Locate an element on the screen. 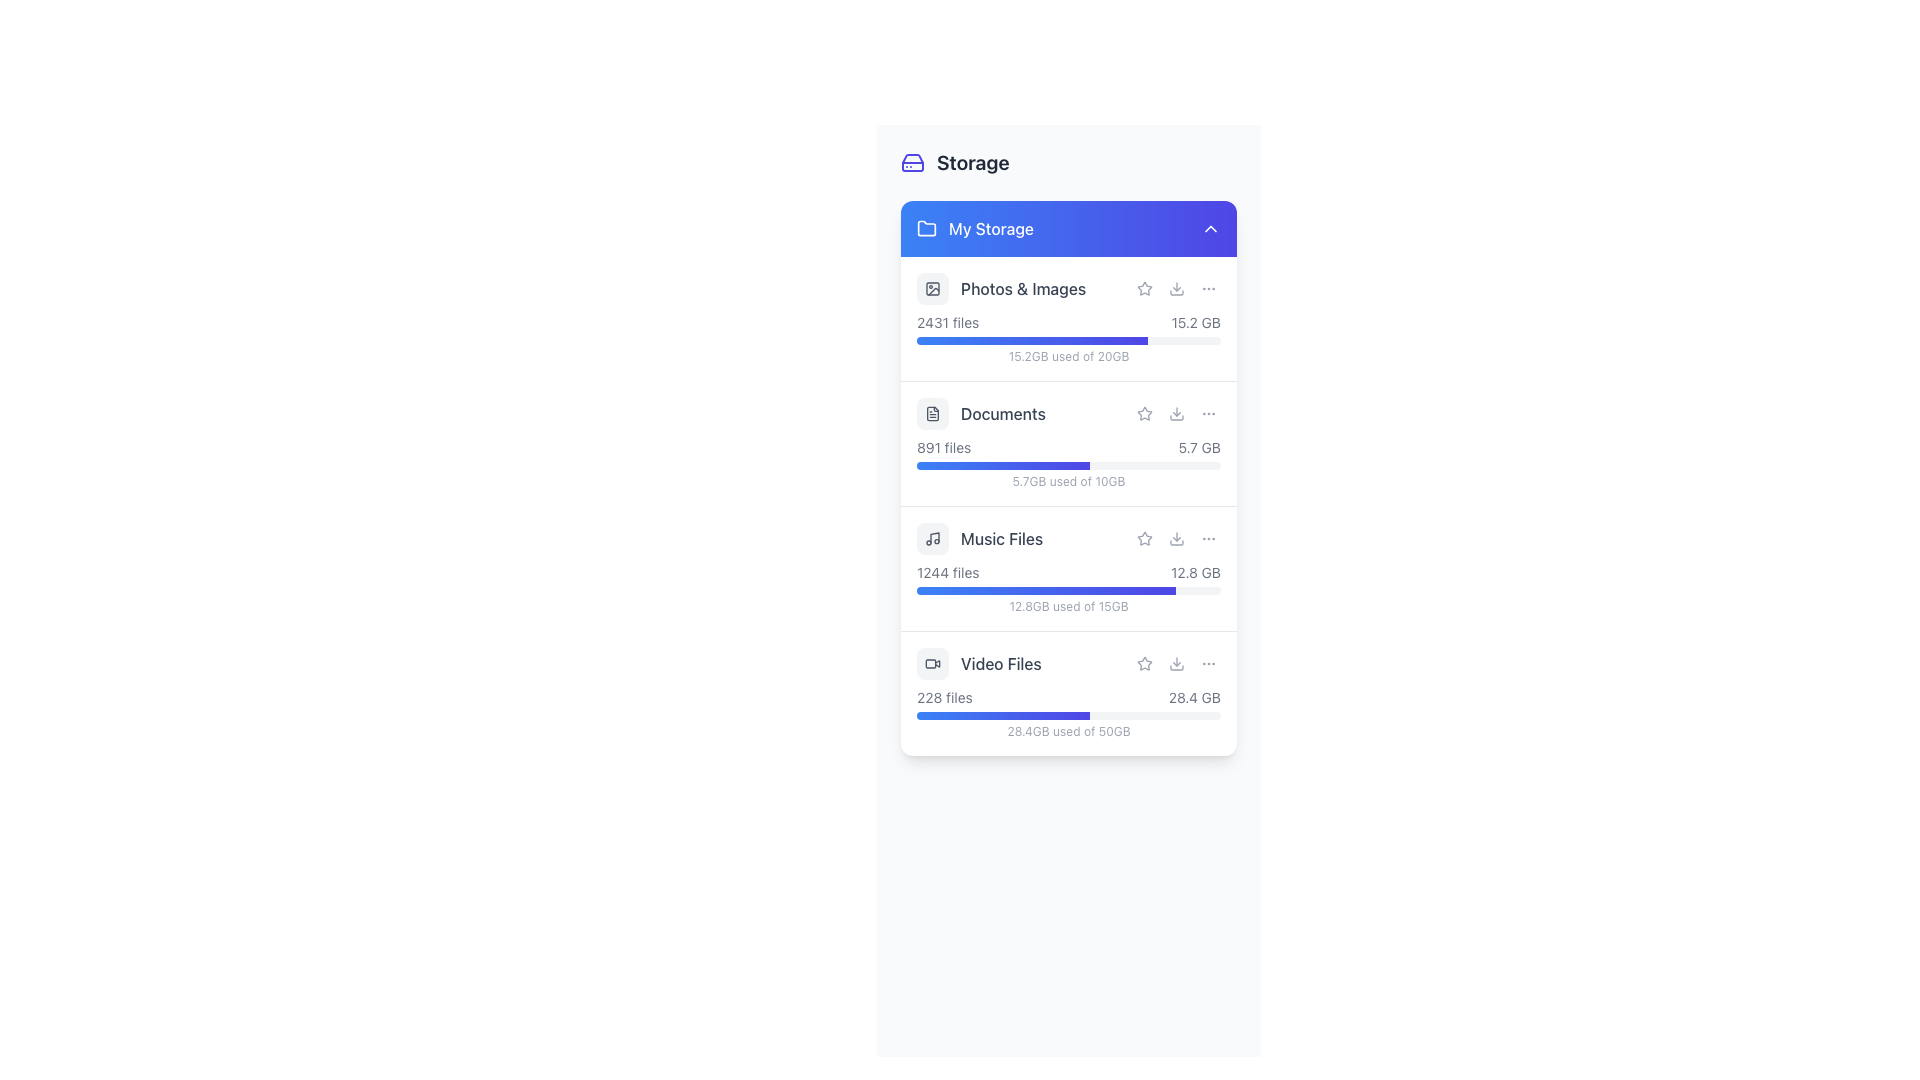 Image resolution: width=1920 pixels, height=1080 pixels. the Textual information display showing '1244 files' and '12.8 GB' in the 'Music Files' section, positioned beneath the title and above the progress bar is located at coordinates (1068, 573).